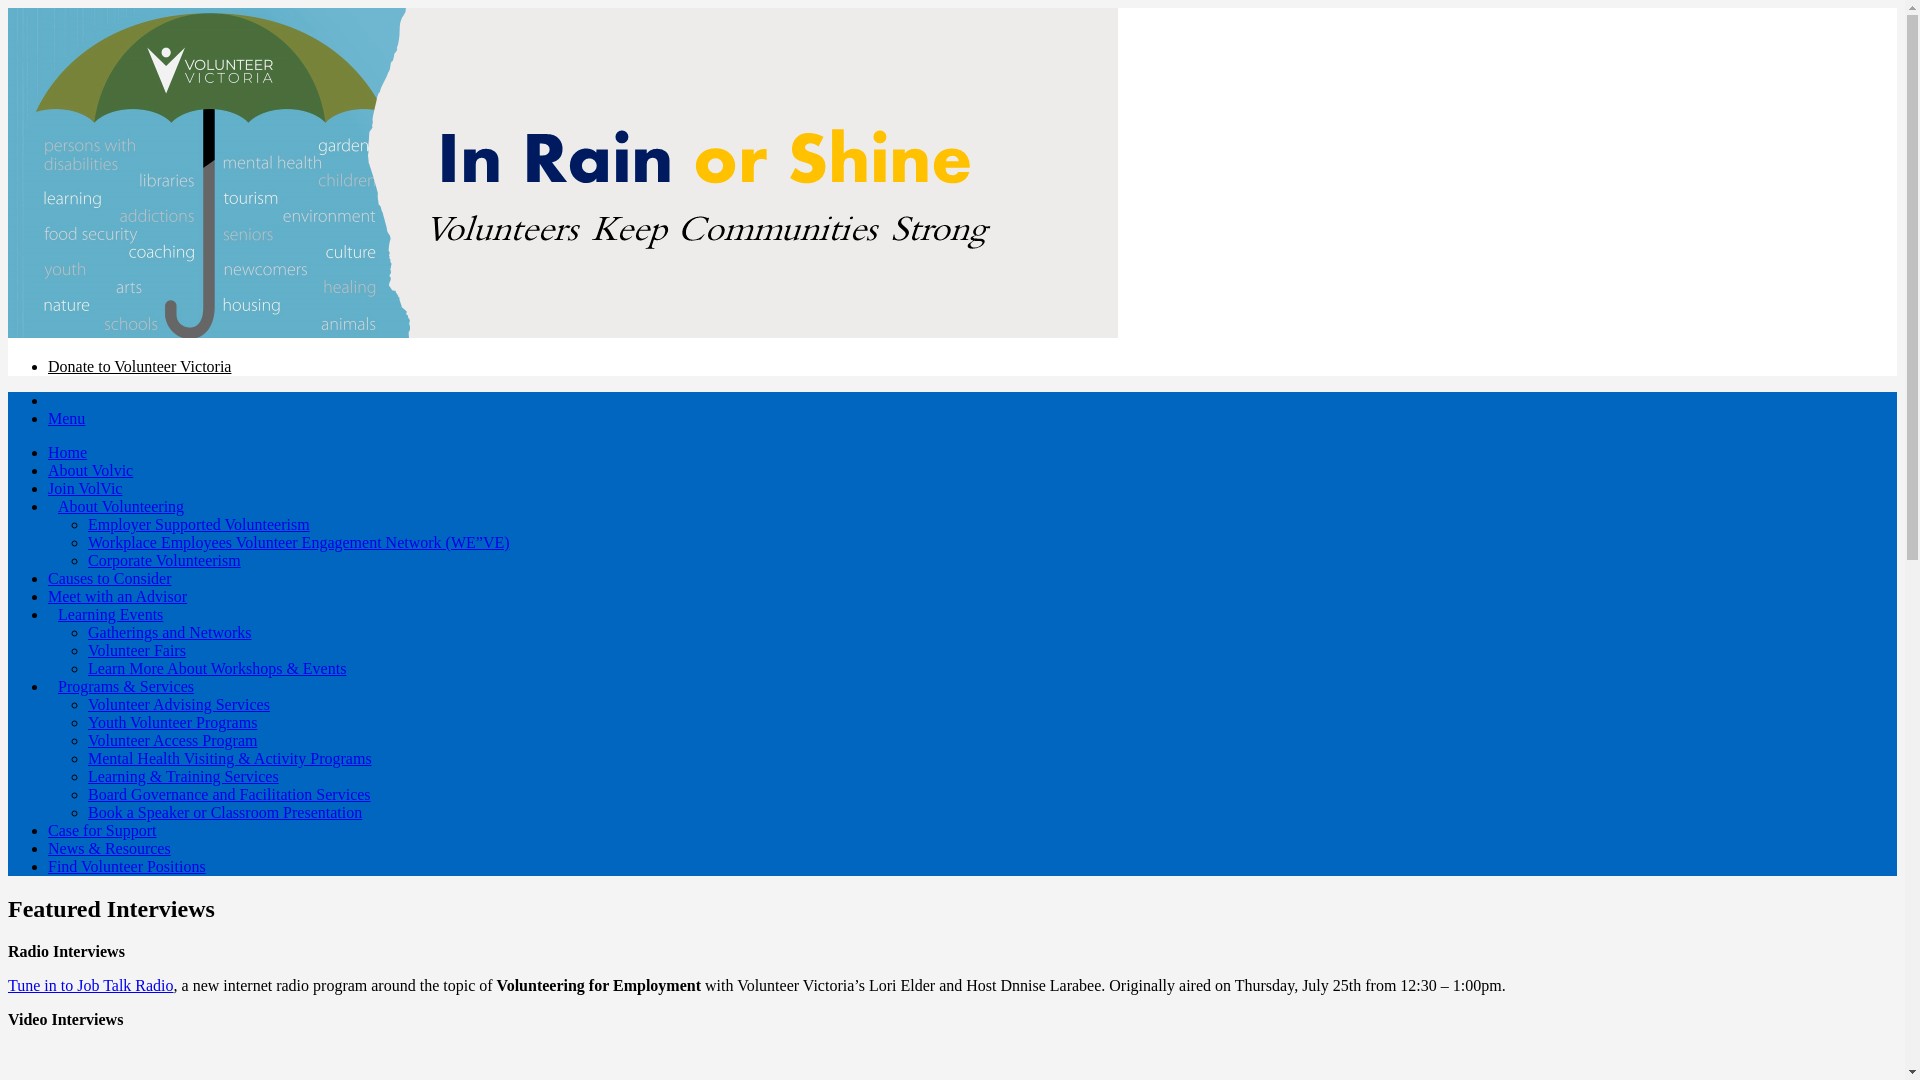 Image resolution: width=1920 pixels, height=1080 pixels. I want to click on 'Menu', so click(48, 417).